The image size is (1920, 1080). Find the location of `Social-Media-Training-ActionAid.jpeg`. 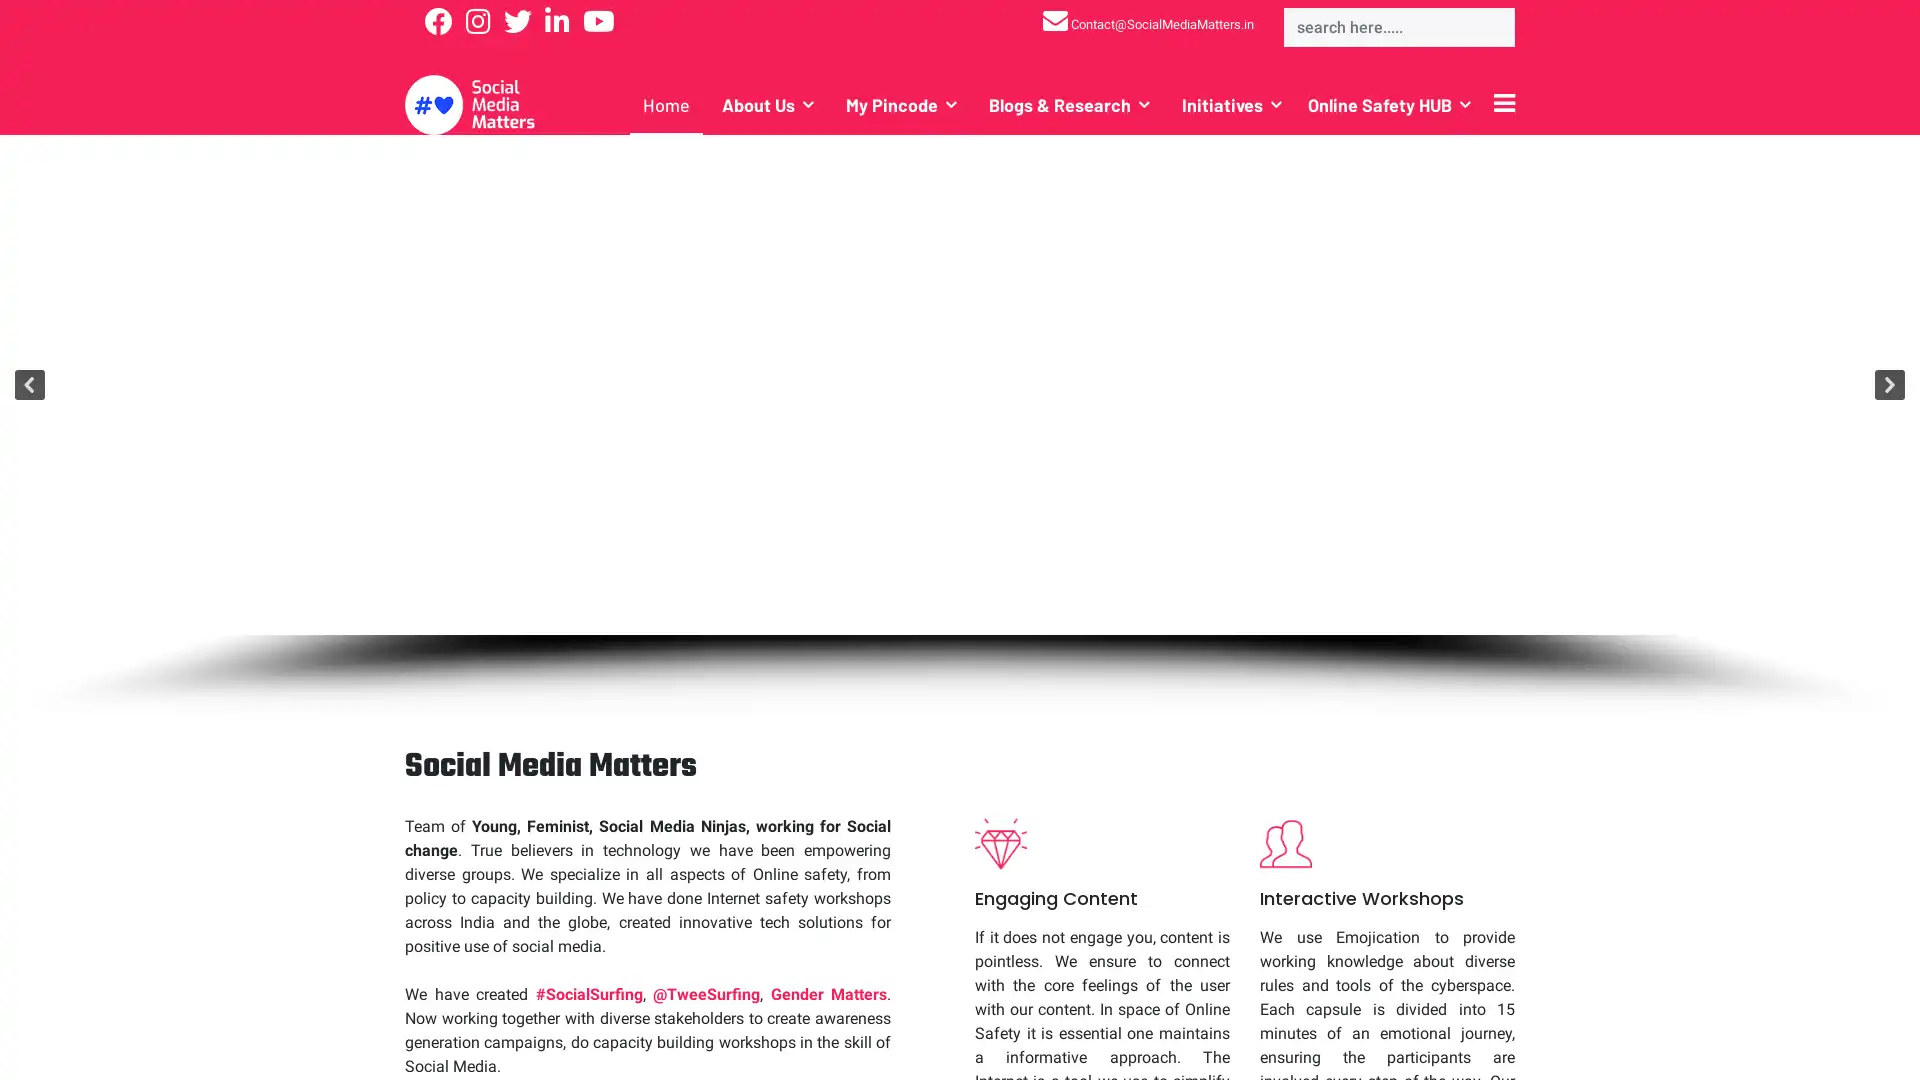

Social-Media-Training-ActionAid.jpeg is located at coordinates (1022, 615).